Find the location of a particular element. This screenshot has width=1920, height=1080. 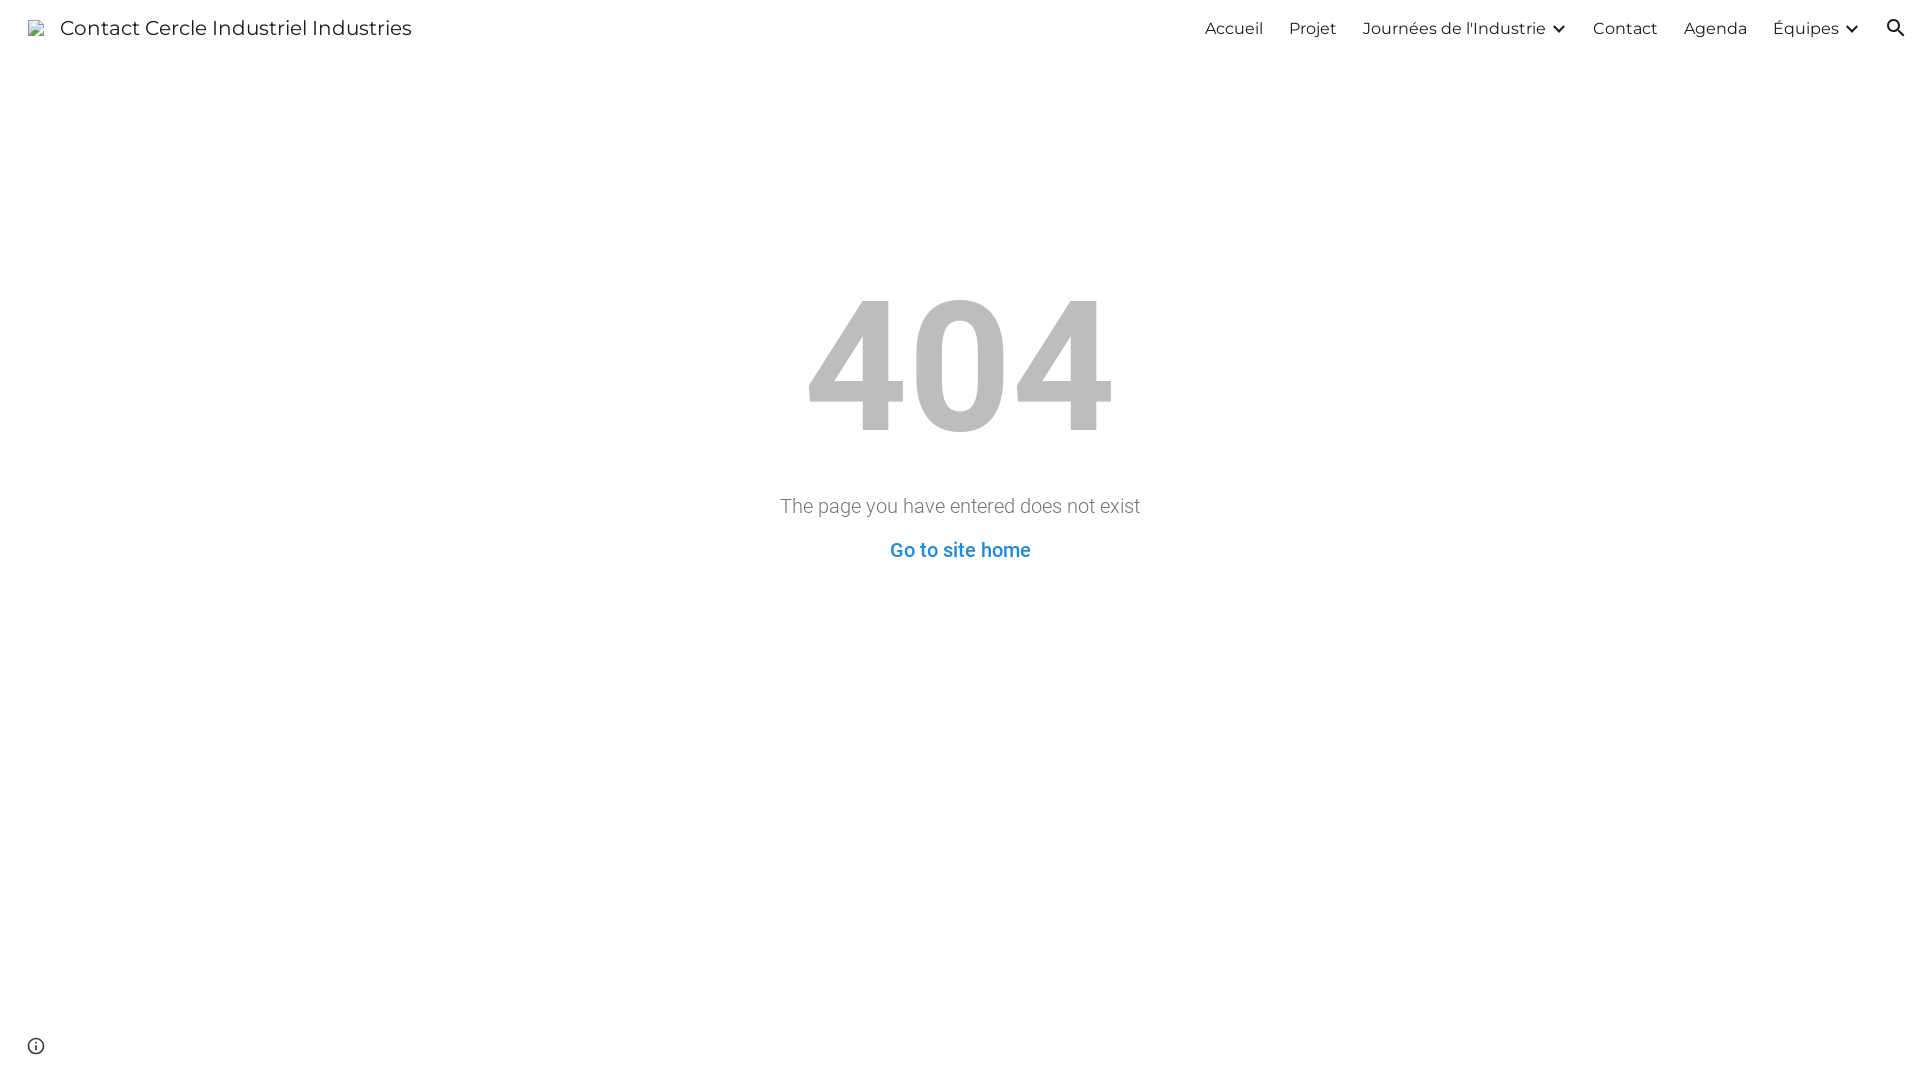

'Contact Cercle Industriel Industries' is located at coordinates (220, 26).